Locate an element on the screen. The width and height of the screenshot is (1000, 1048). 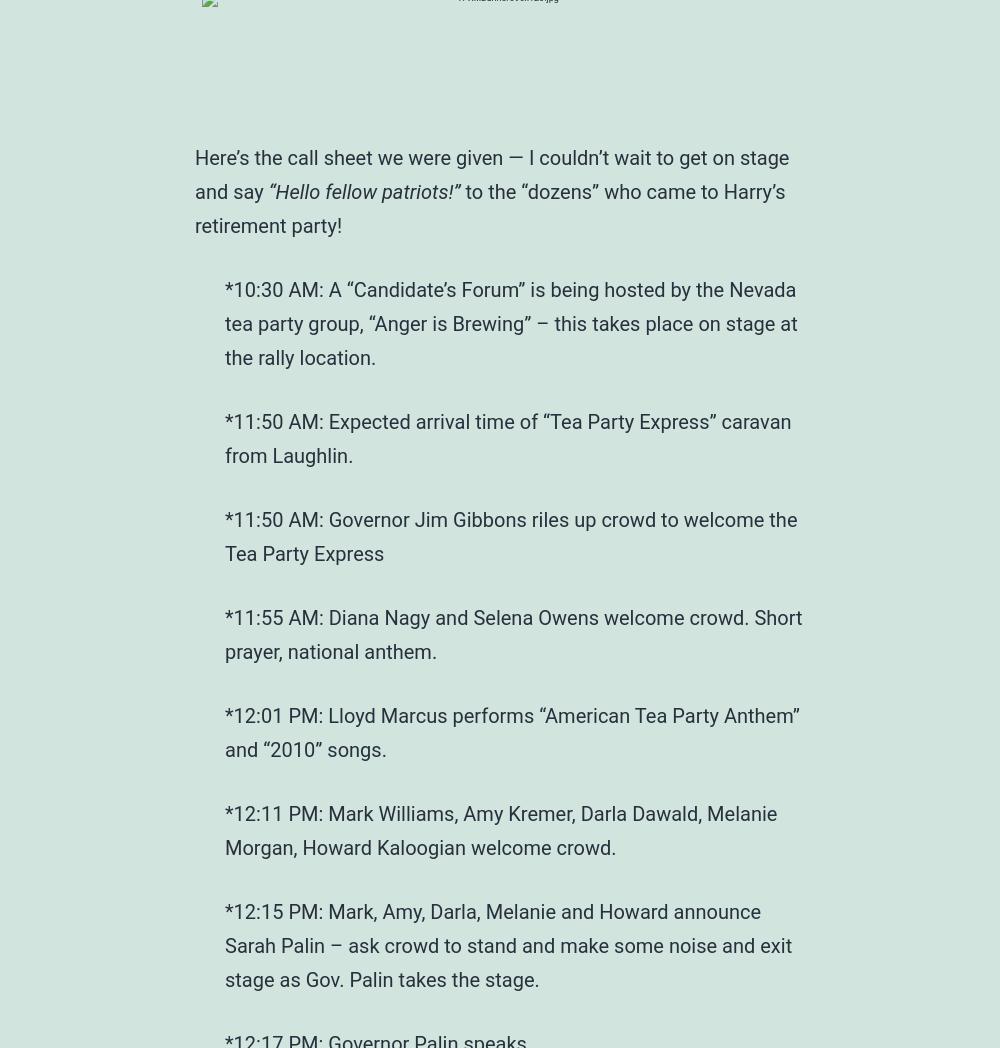
'*12:11 PM: Mark Williams, Amy Kremer, Darla Dawald, Melanie Morgan, Howard Kaloogian welcome crowd.' is located at coordinates (224, 829).